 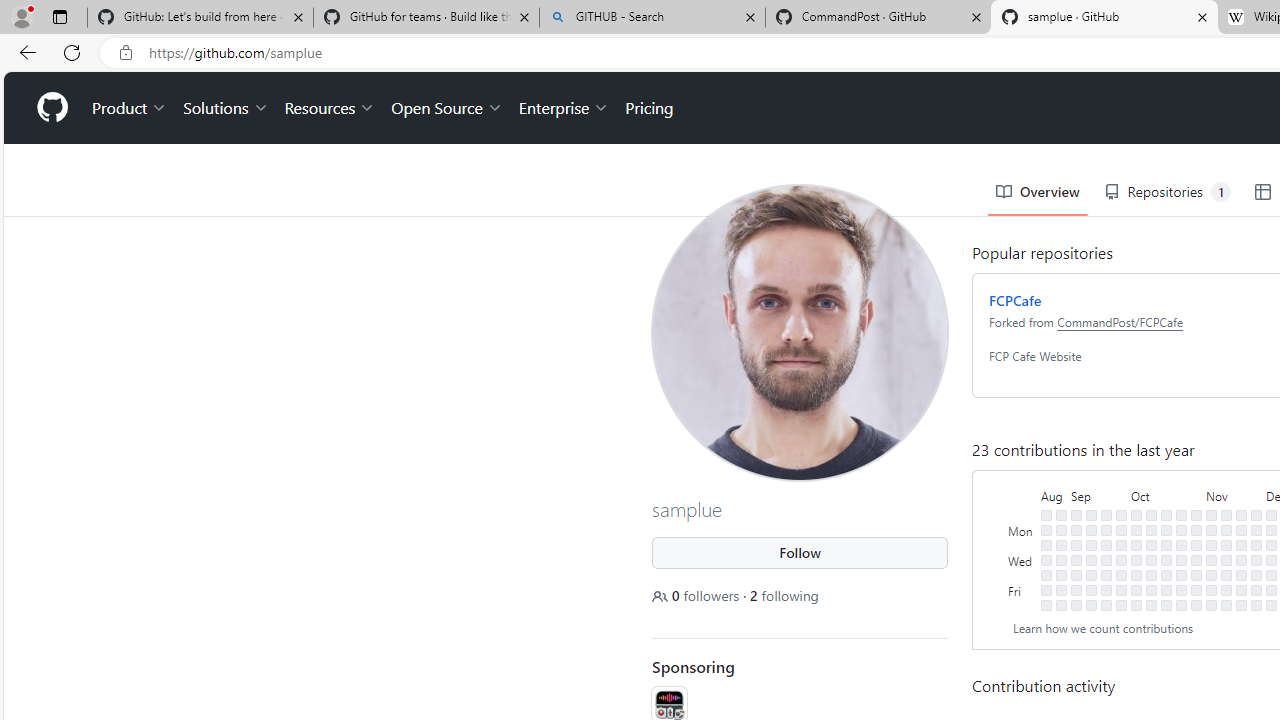 I want to click on 'No contributions on October 26th.', so click(x=1181, y=574).